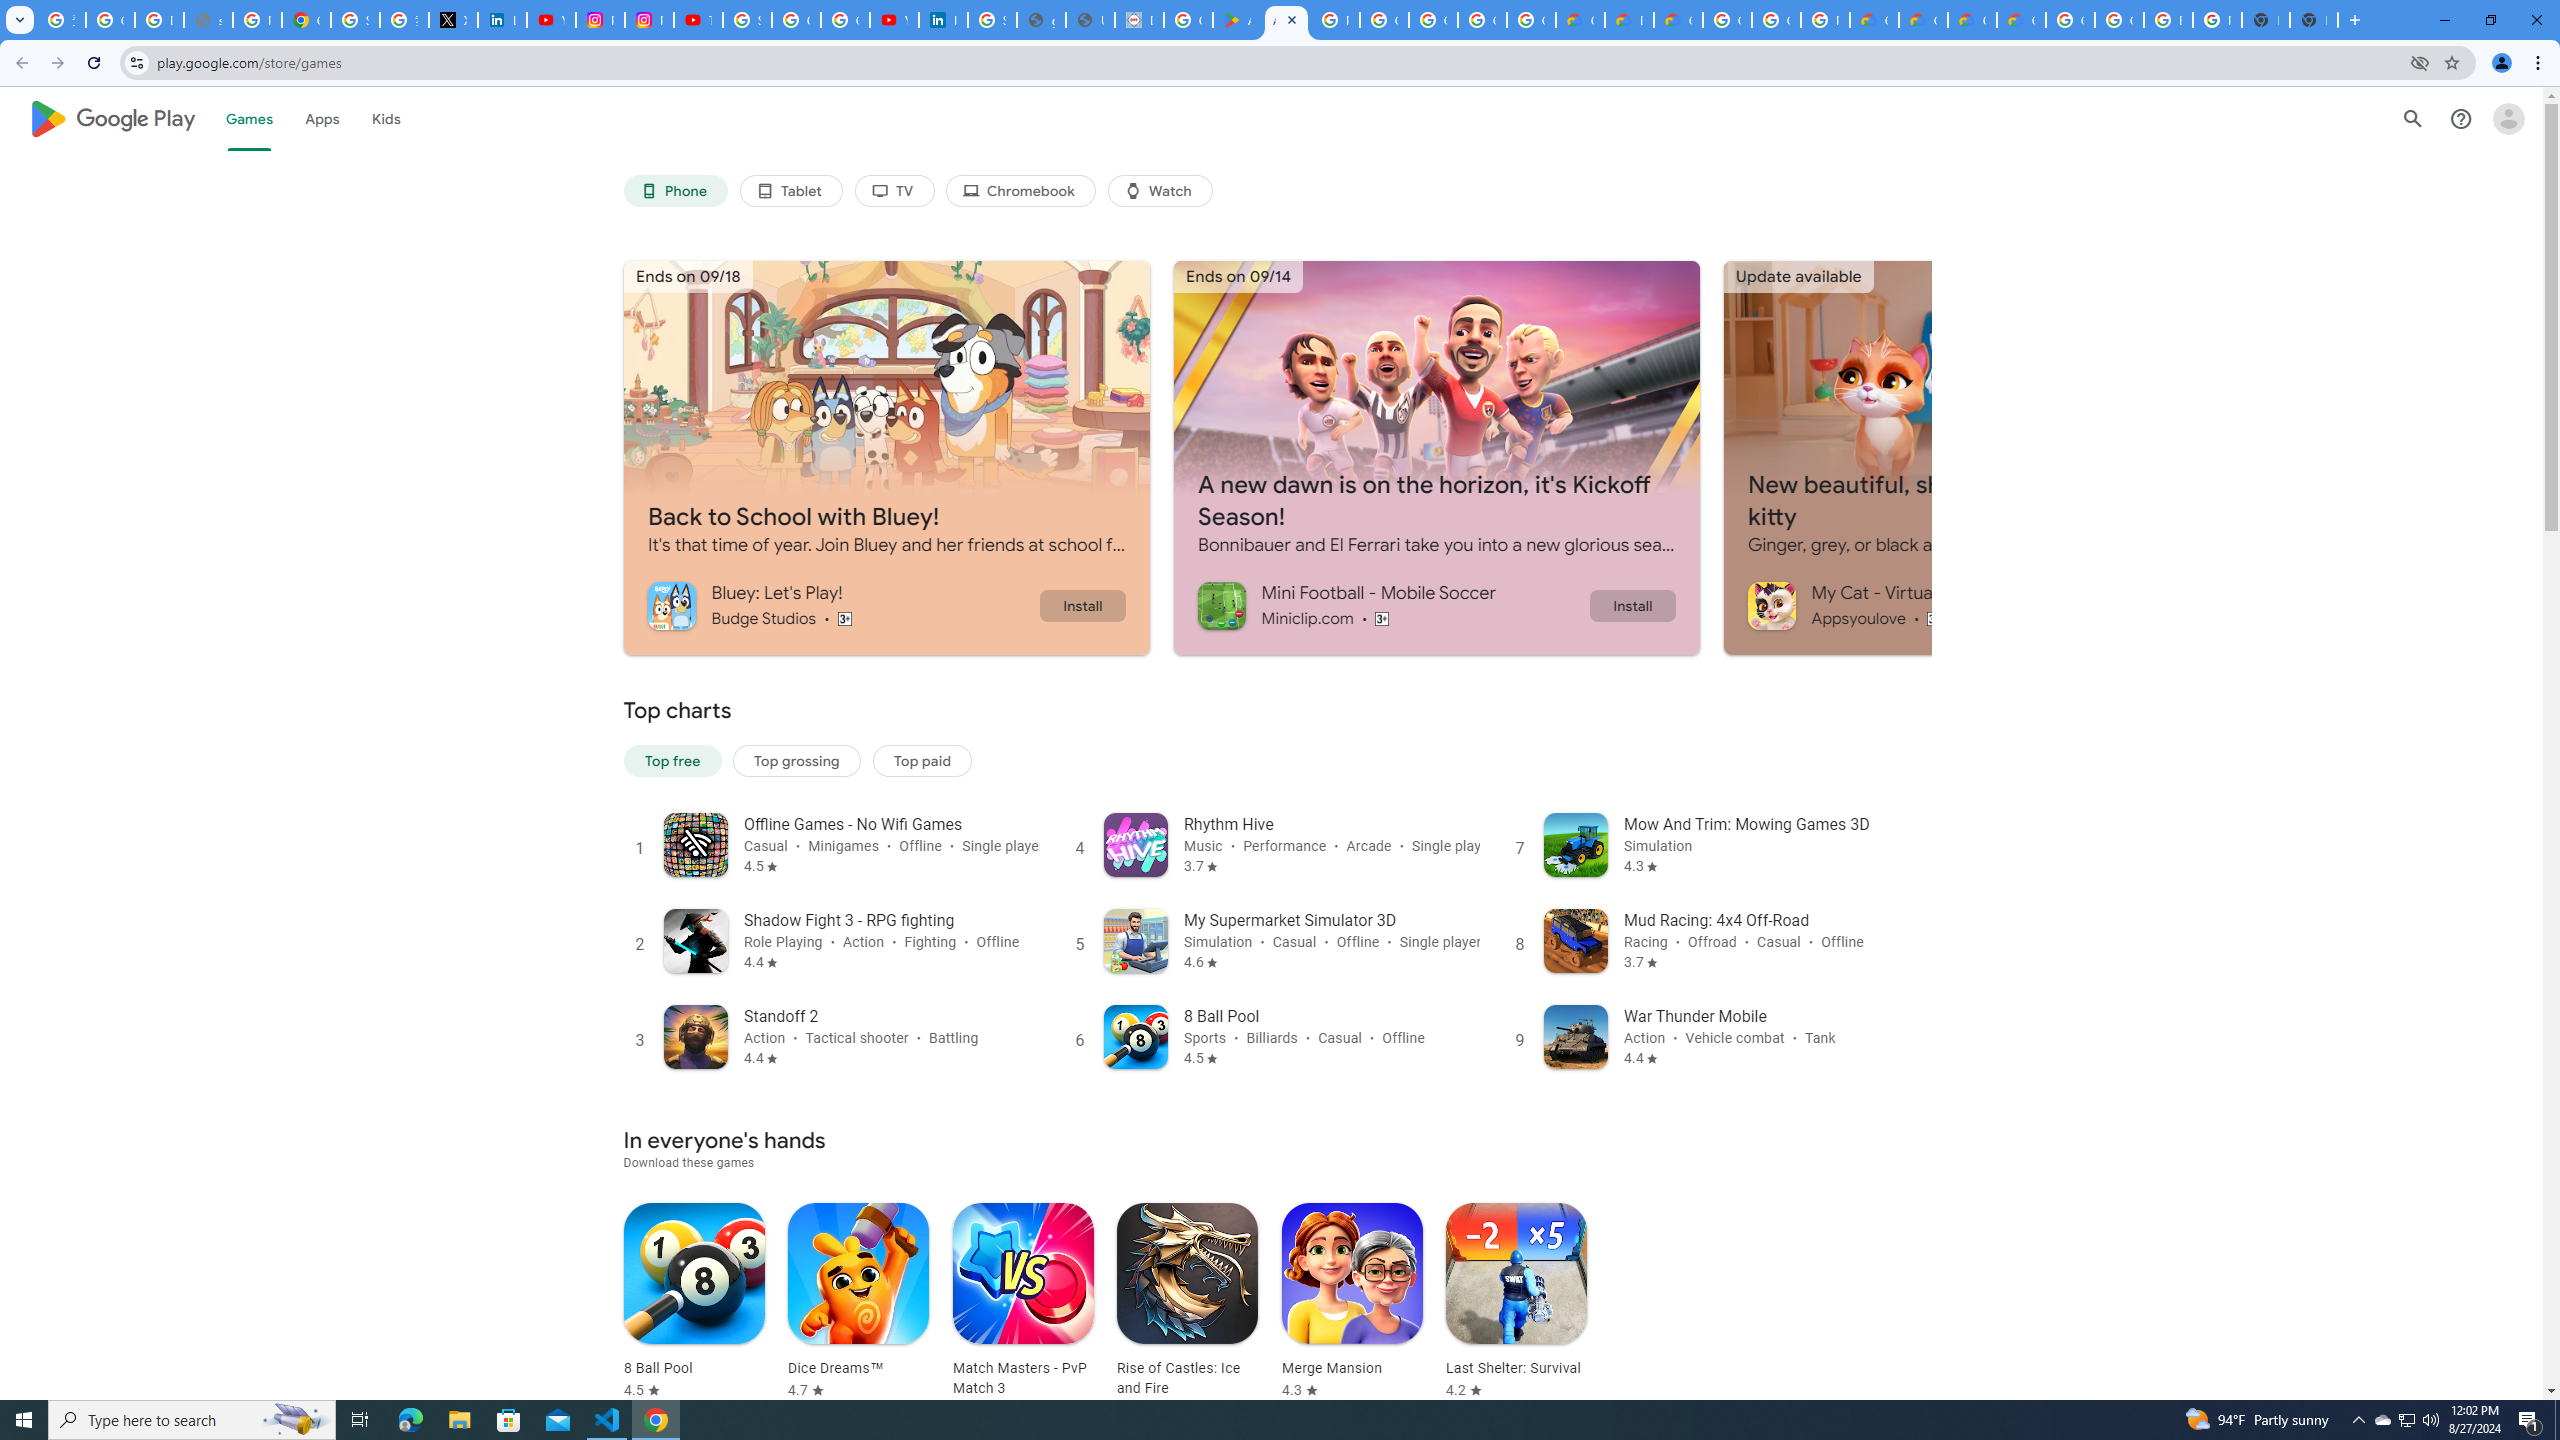 Image resolution: width=2560 pixels, height=1440 pixels. I want to click on 'Top paid', so click(921, 761).